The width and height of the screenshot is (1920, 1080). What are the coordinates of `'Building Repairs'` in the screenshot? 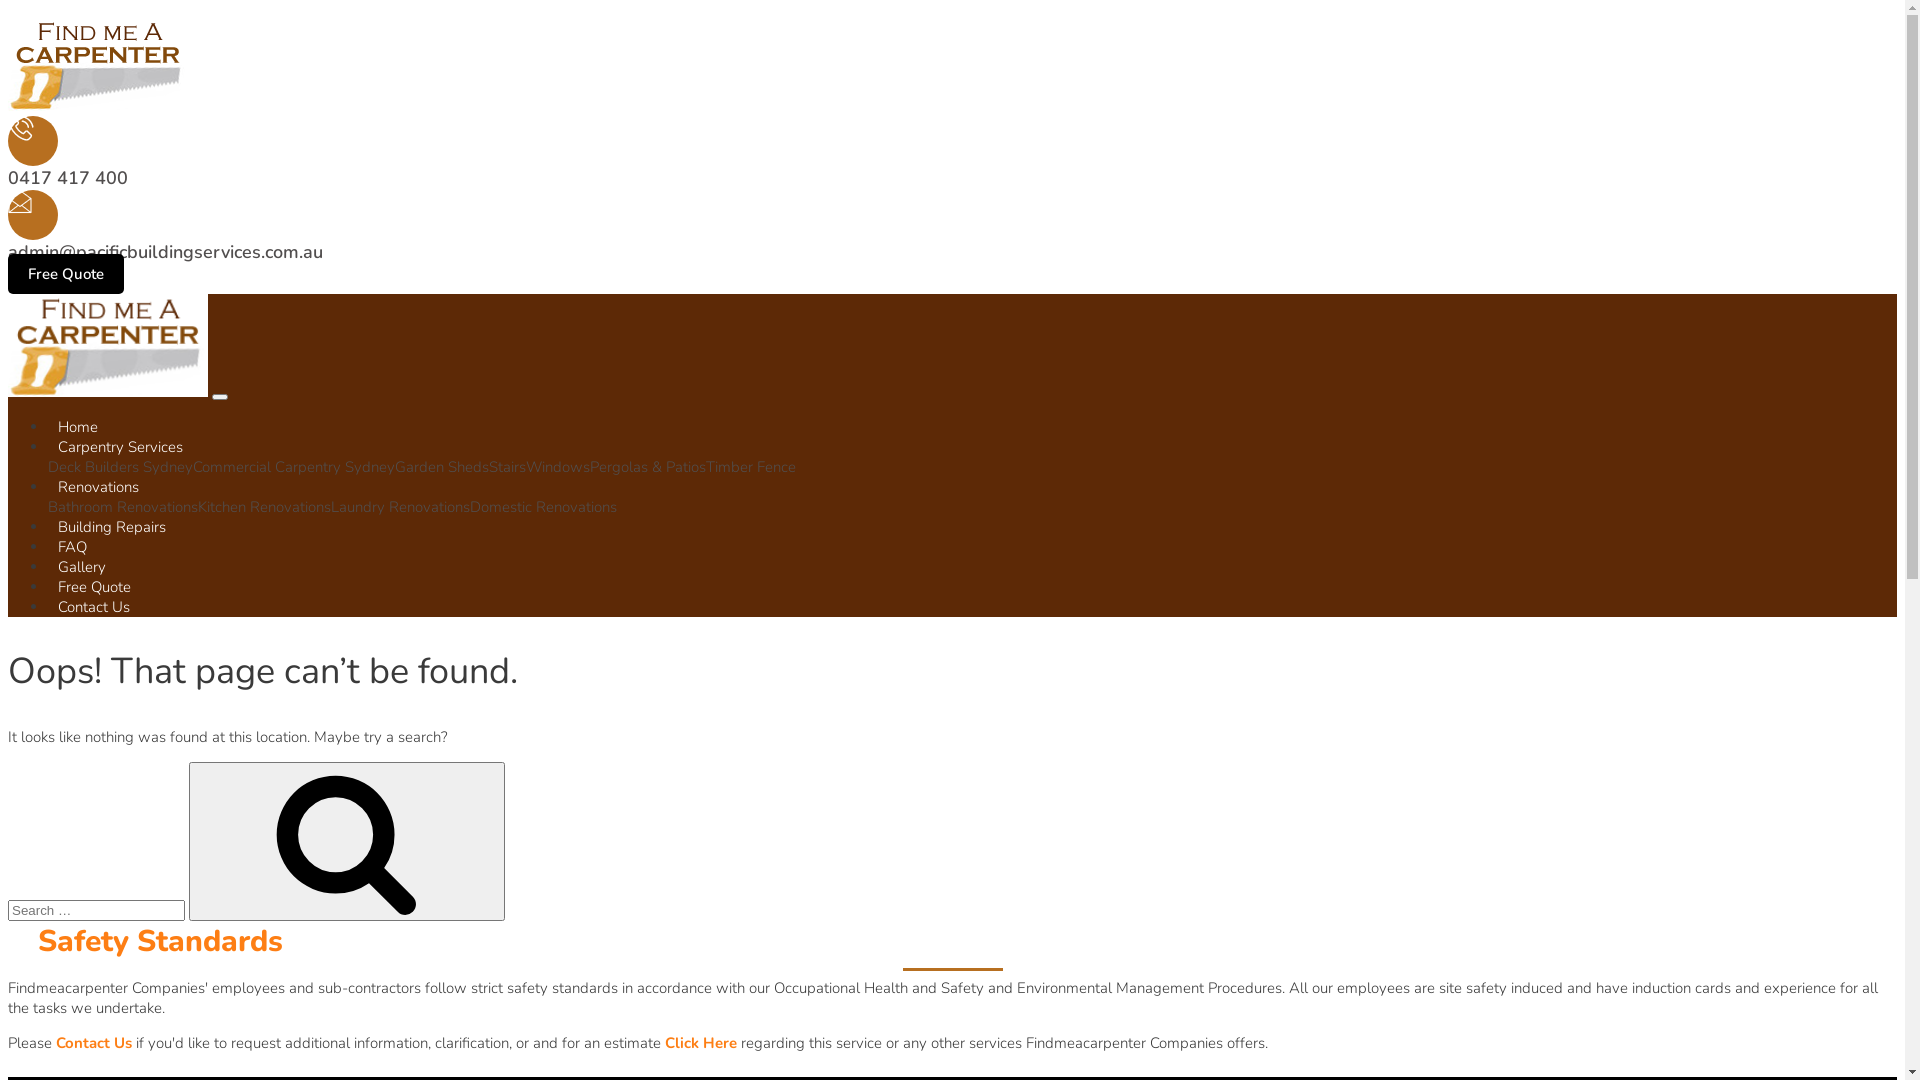 It's located at (48, 526).